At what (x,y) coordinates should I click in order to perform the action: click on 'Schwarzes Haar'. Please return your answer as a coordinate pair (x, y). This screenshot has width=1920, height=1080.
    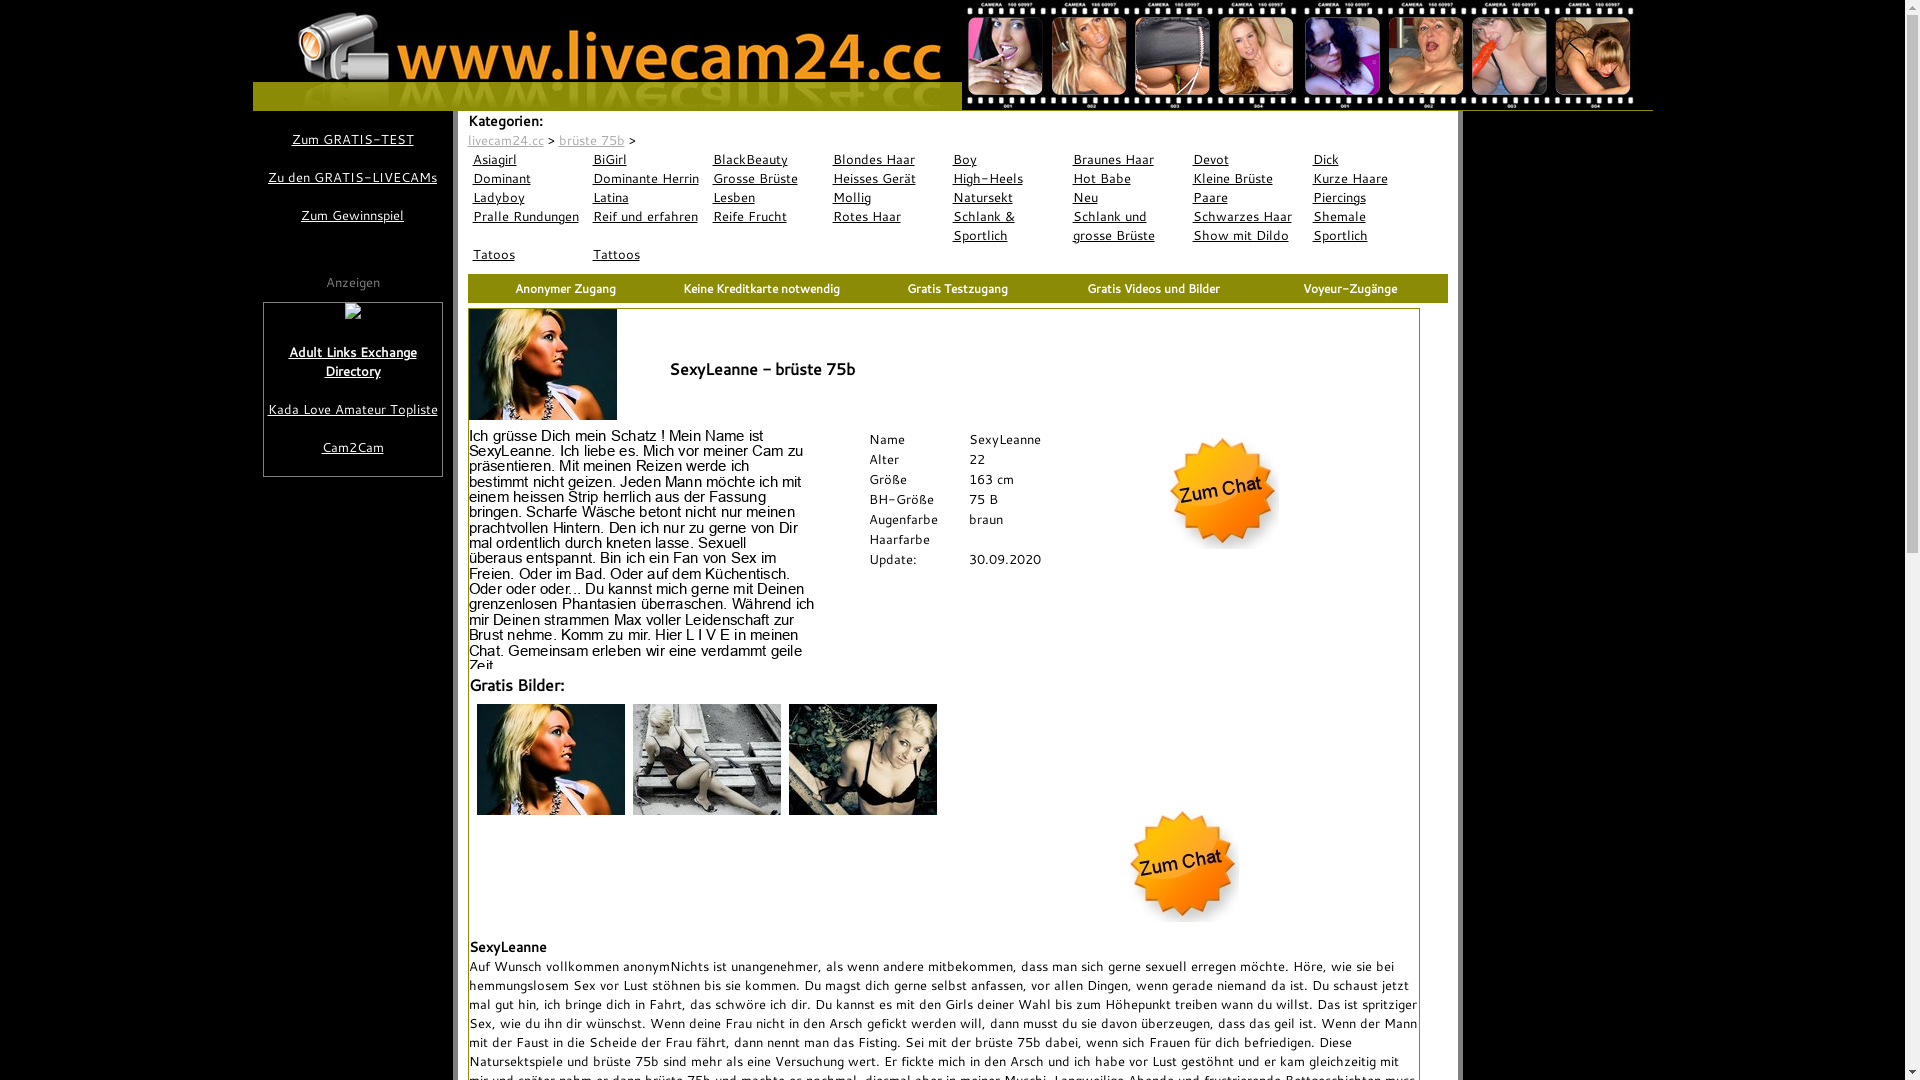
    Looking at the image, I should click on (1247, 216).